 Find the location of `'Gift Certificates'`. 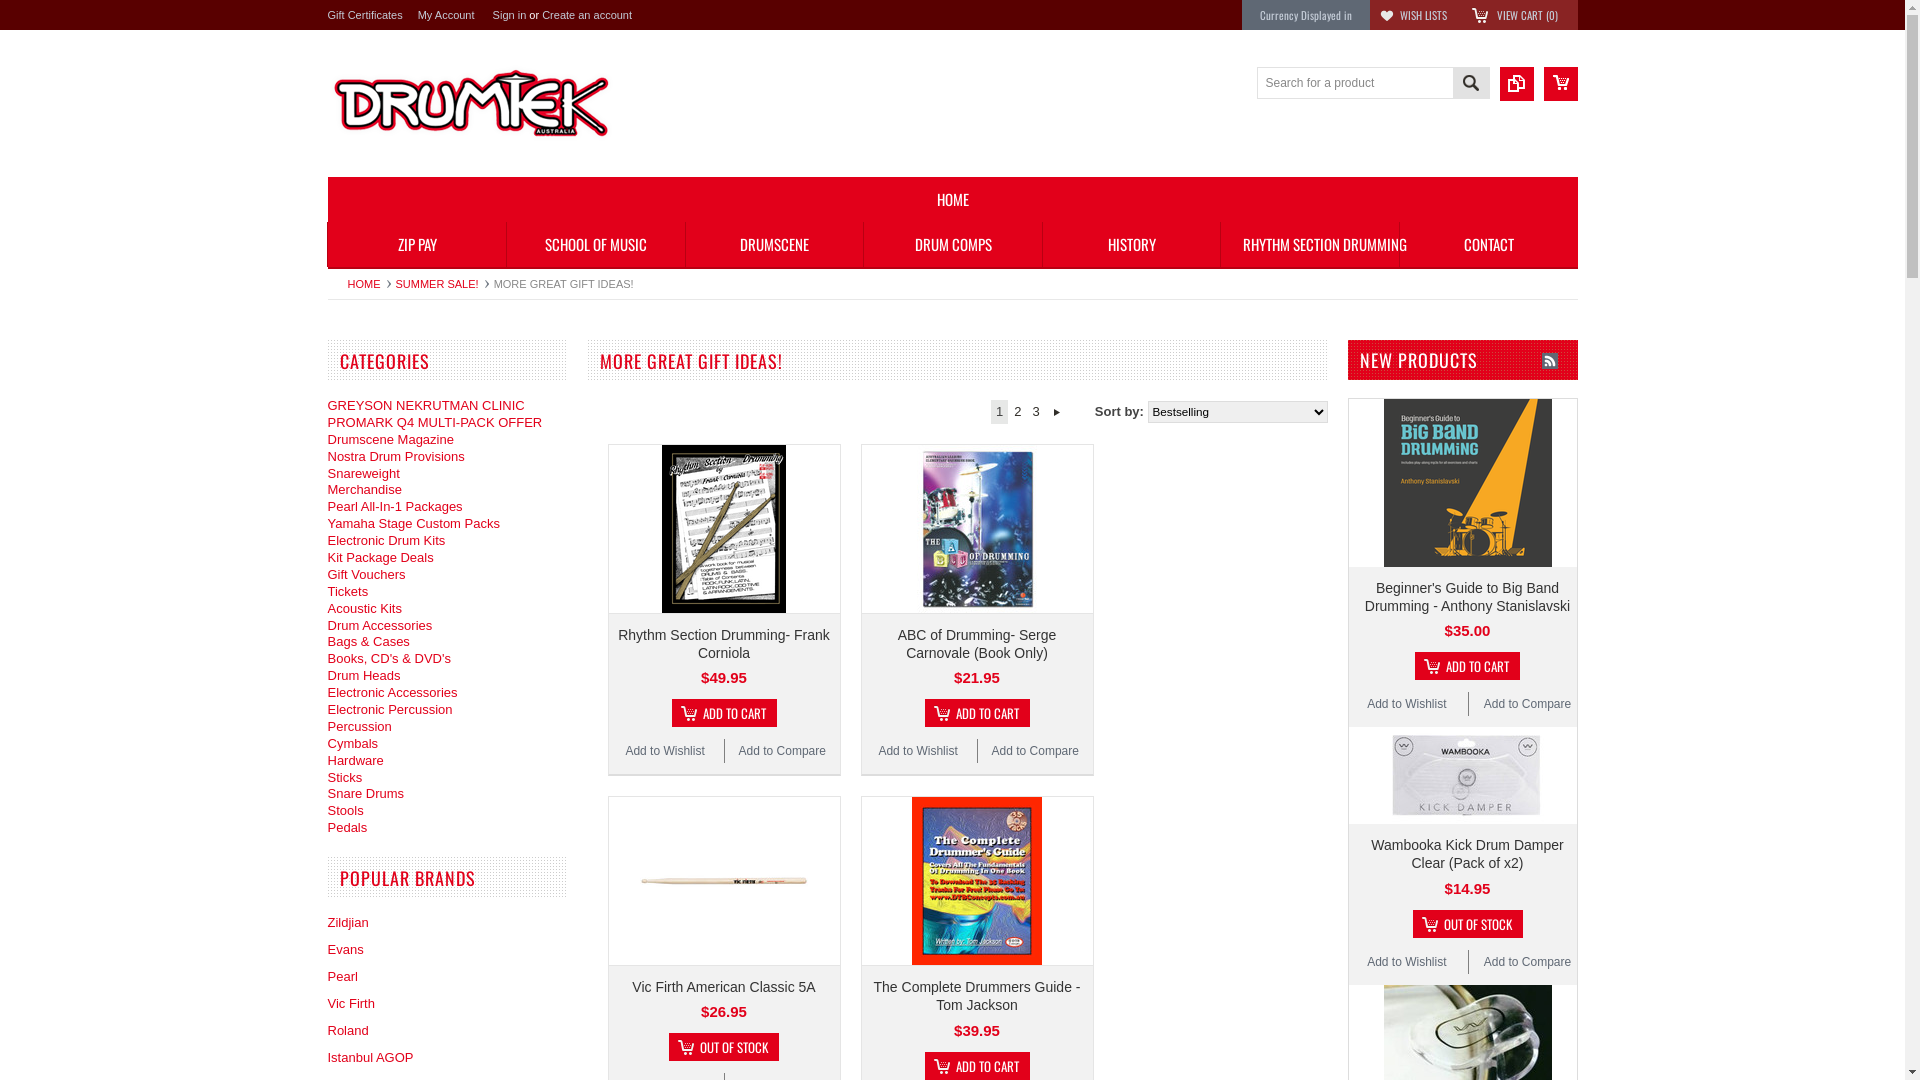

'Gift Certificates' is located at coordinates (365, 15).